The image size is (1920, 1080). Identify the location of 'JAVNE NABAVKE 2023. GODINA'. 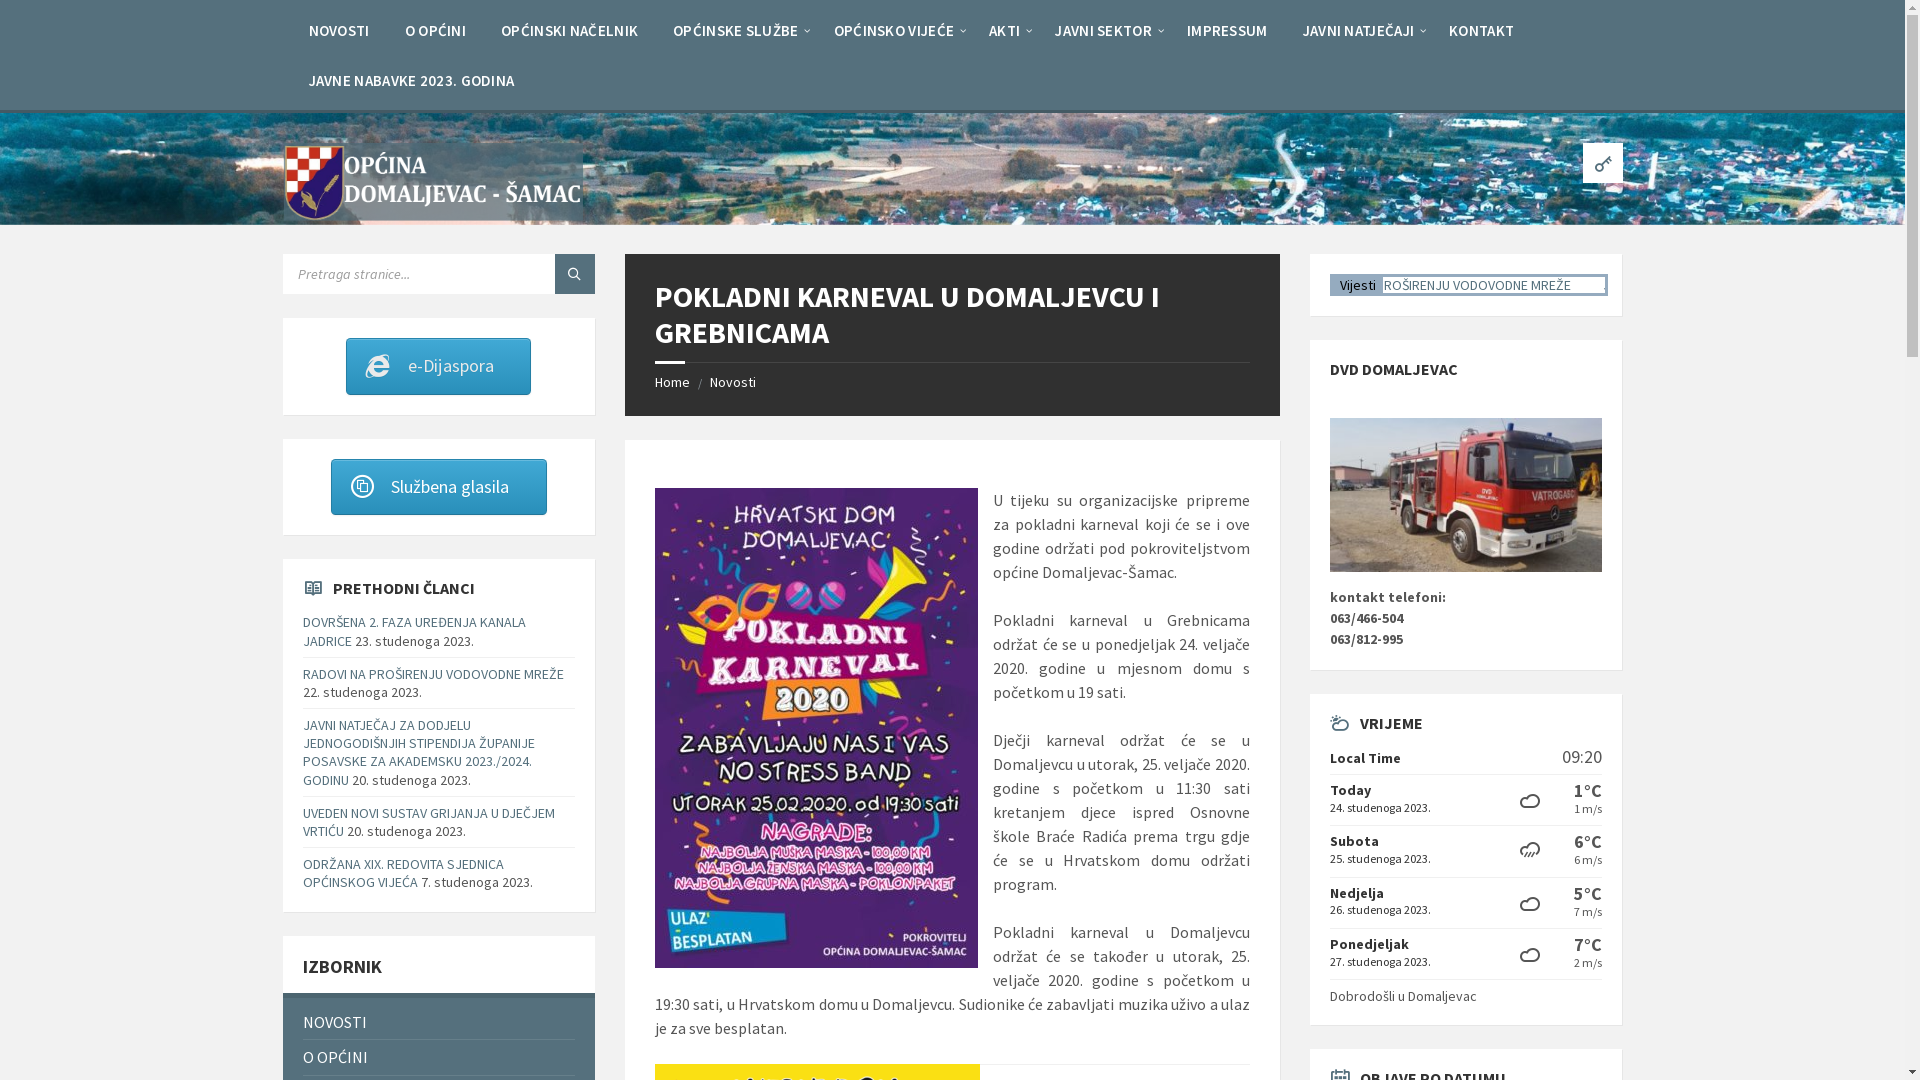
(410, 79).